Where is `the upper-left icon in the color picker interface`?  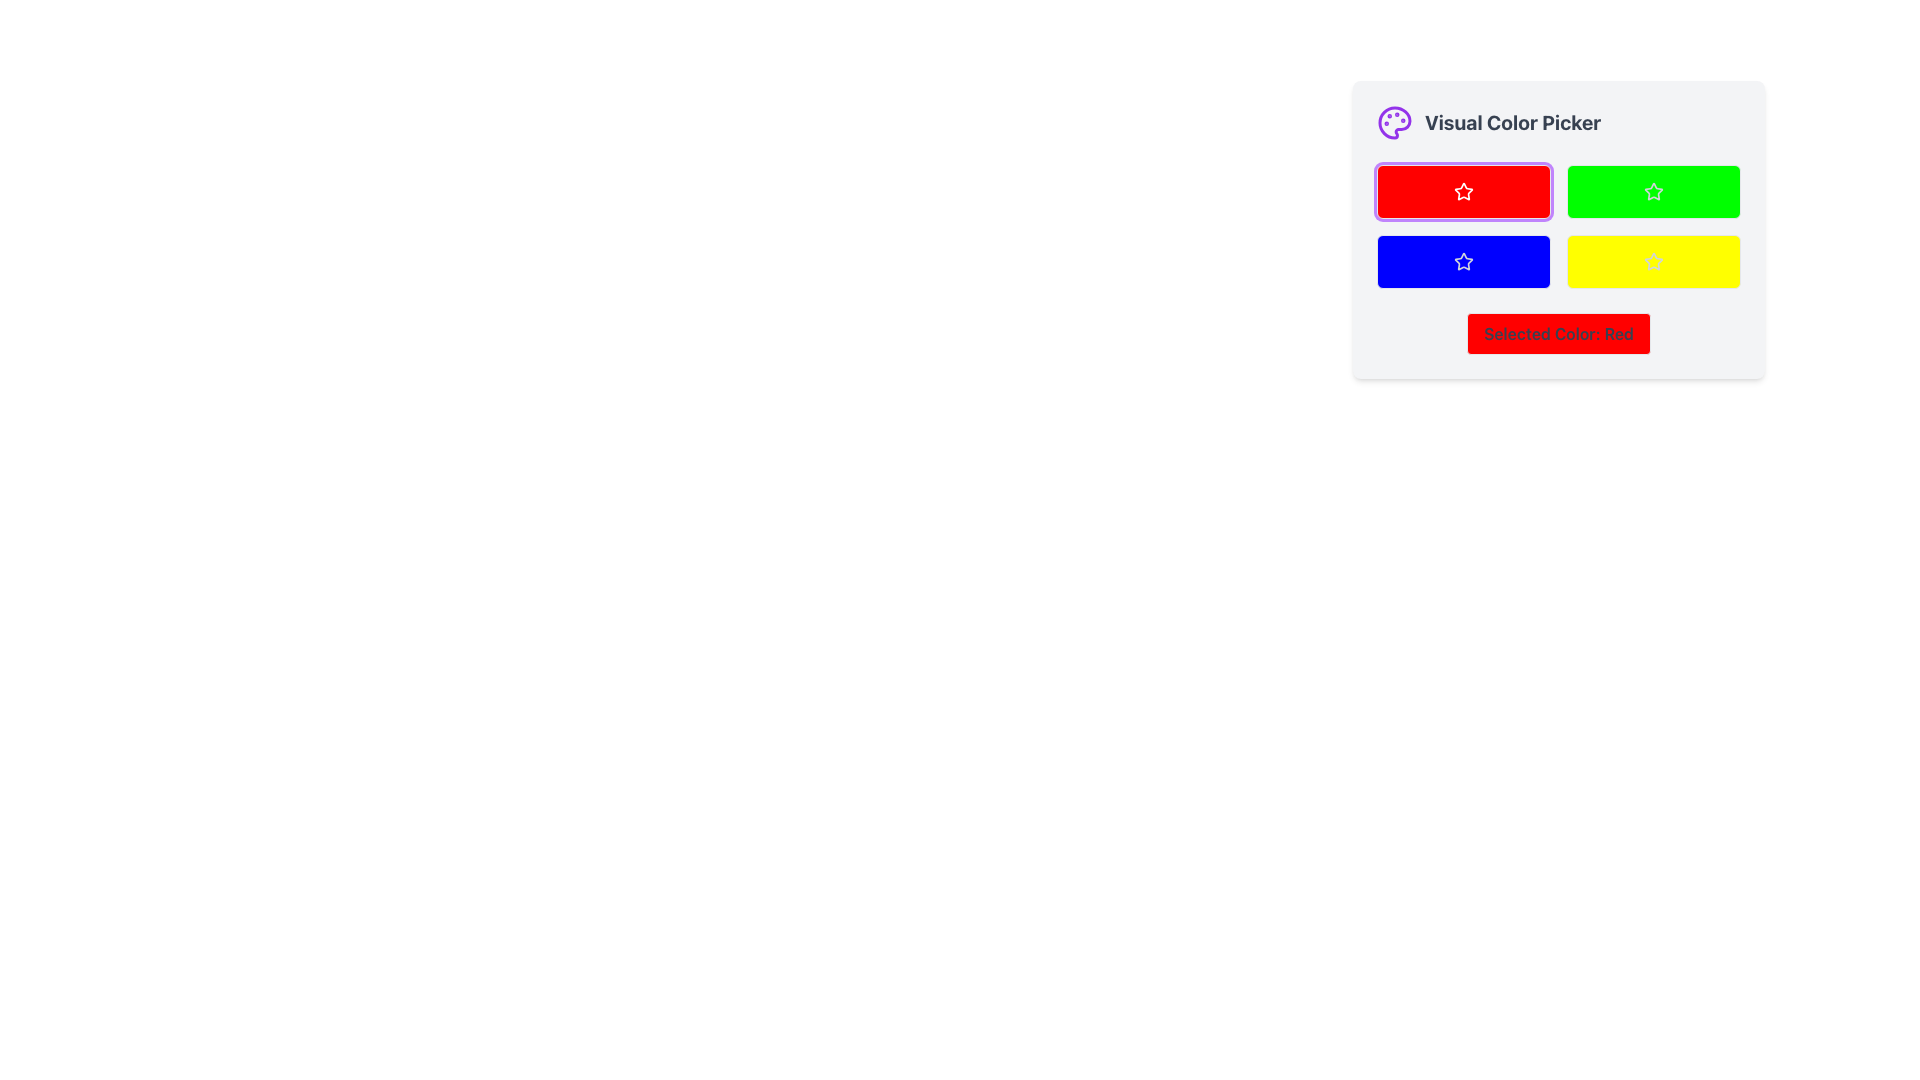
the upper-left icon in the color picker interface is located at coordinates (1464, 192).